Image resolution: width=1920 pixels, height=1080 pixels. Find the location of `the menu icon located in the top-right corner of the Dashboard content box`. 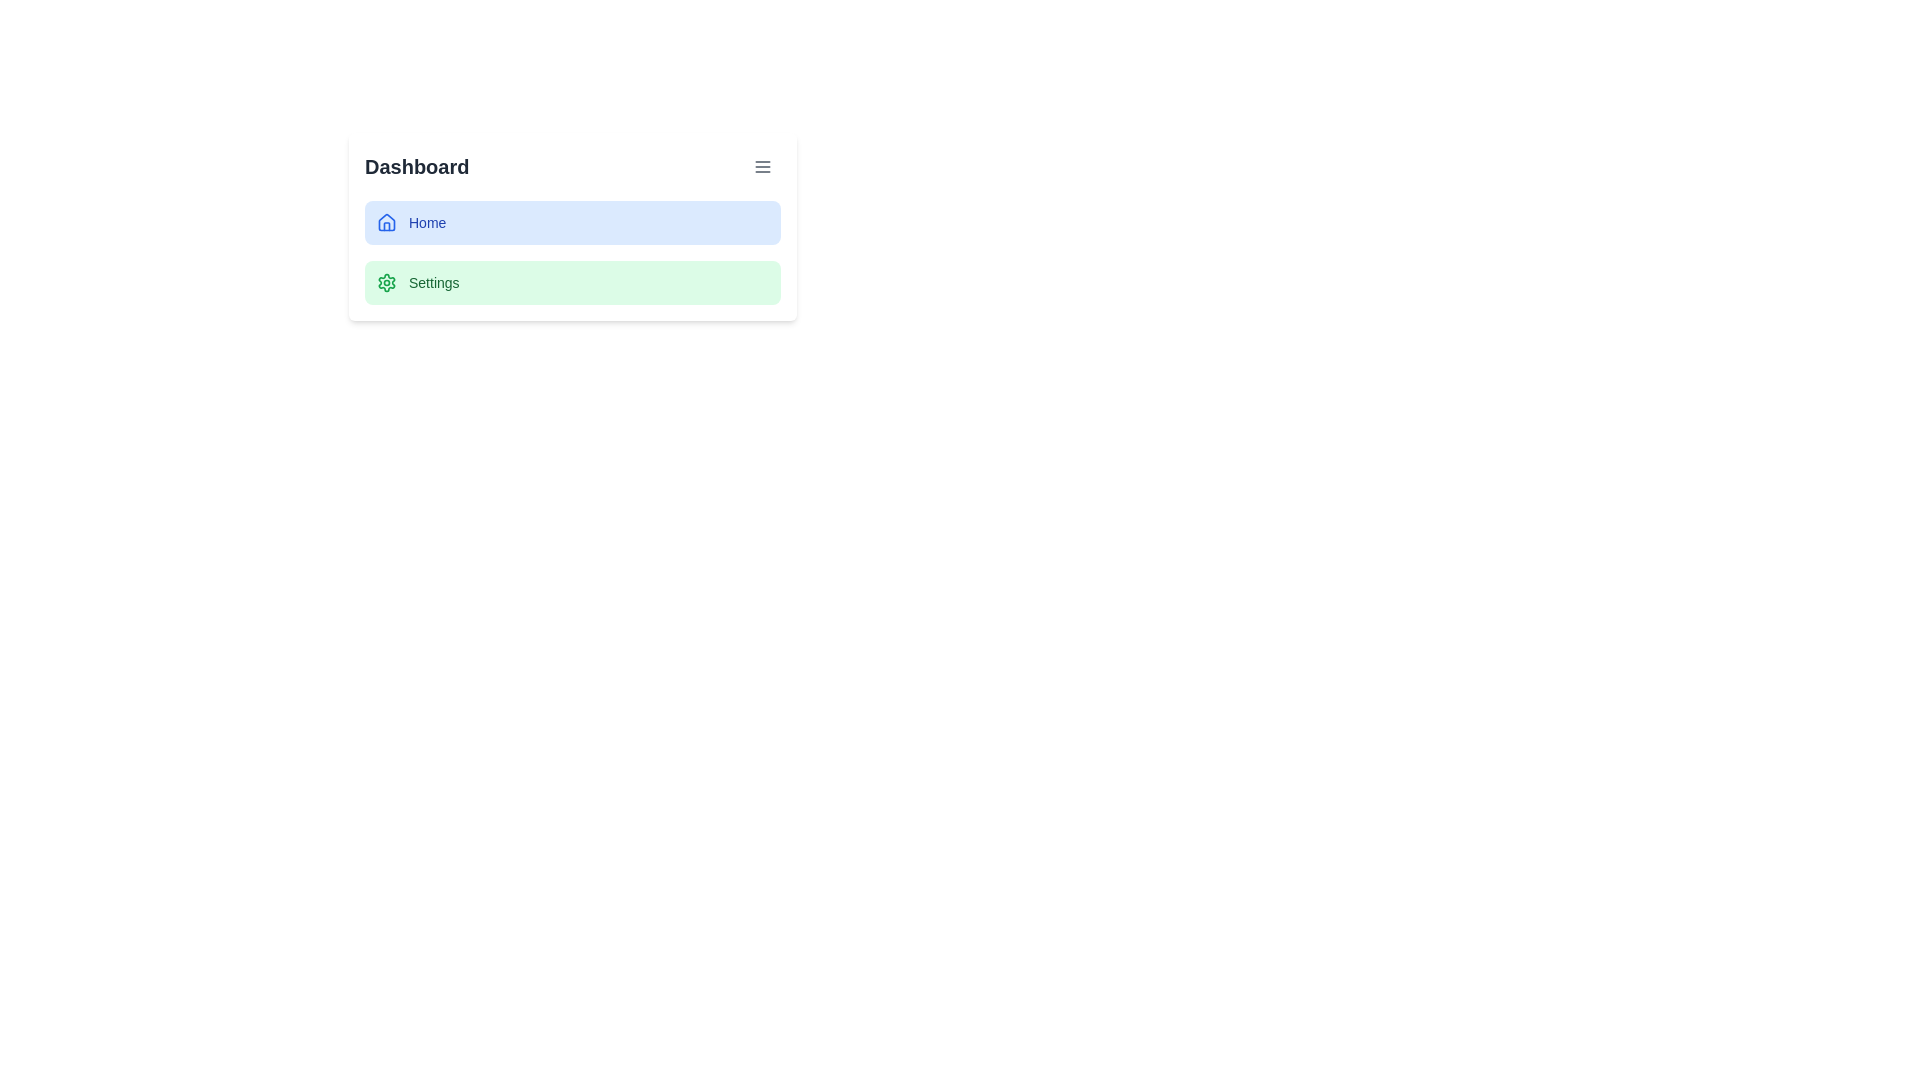

the menu icon located in the top-right corner of the Dashboard content box is located at coordinates (762, 165).